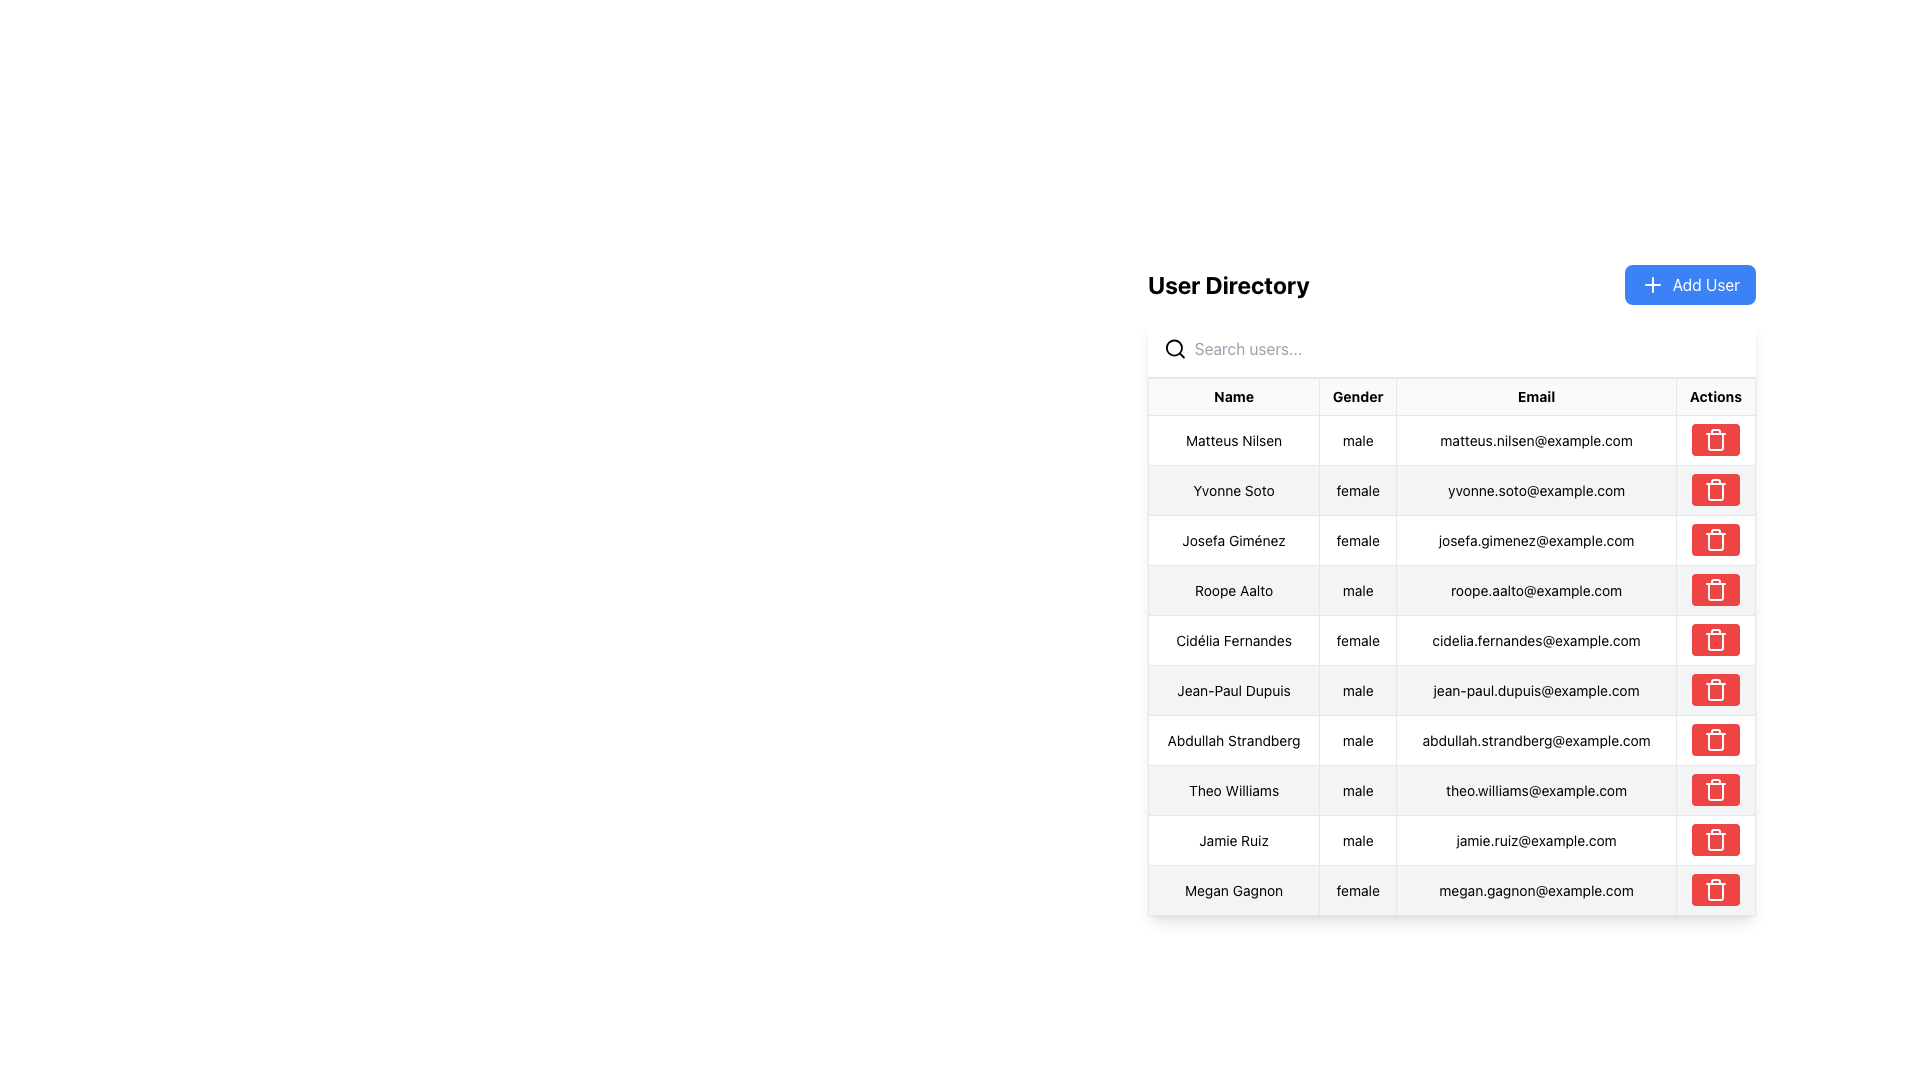 The image size is (1920, 1080). What do you see at coordinates (1714, 890) in the screenshot?
I see `the vertical rectangular block with a red fill, which is part of the trash can icon located in the 'Actions' column of the last row corresponding to 'Megan Gagnon'` at bounding box center [1714, 890].